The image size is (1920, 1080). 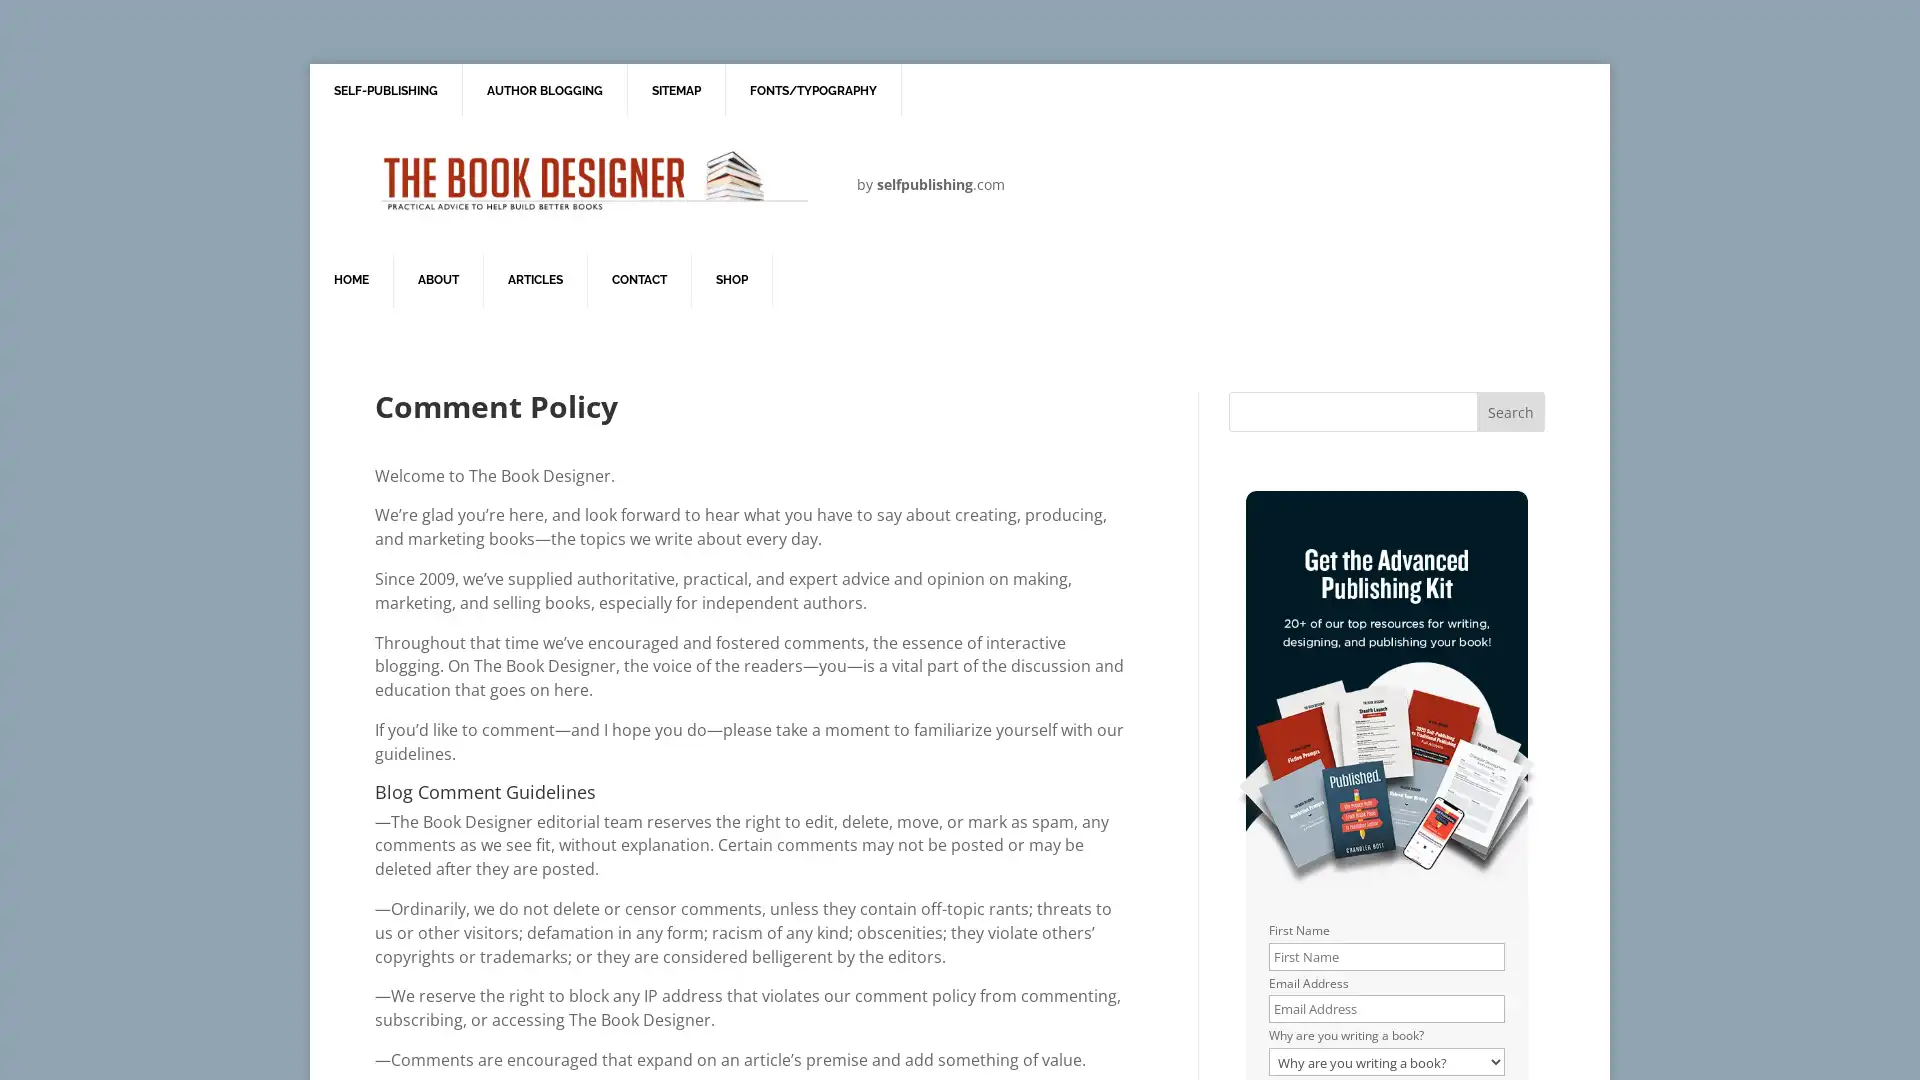 What do you see at coordinates (1510, 411) in the screenshot?
I see `Search` at bounding box center [1510, 411].